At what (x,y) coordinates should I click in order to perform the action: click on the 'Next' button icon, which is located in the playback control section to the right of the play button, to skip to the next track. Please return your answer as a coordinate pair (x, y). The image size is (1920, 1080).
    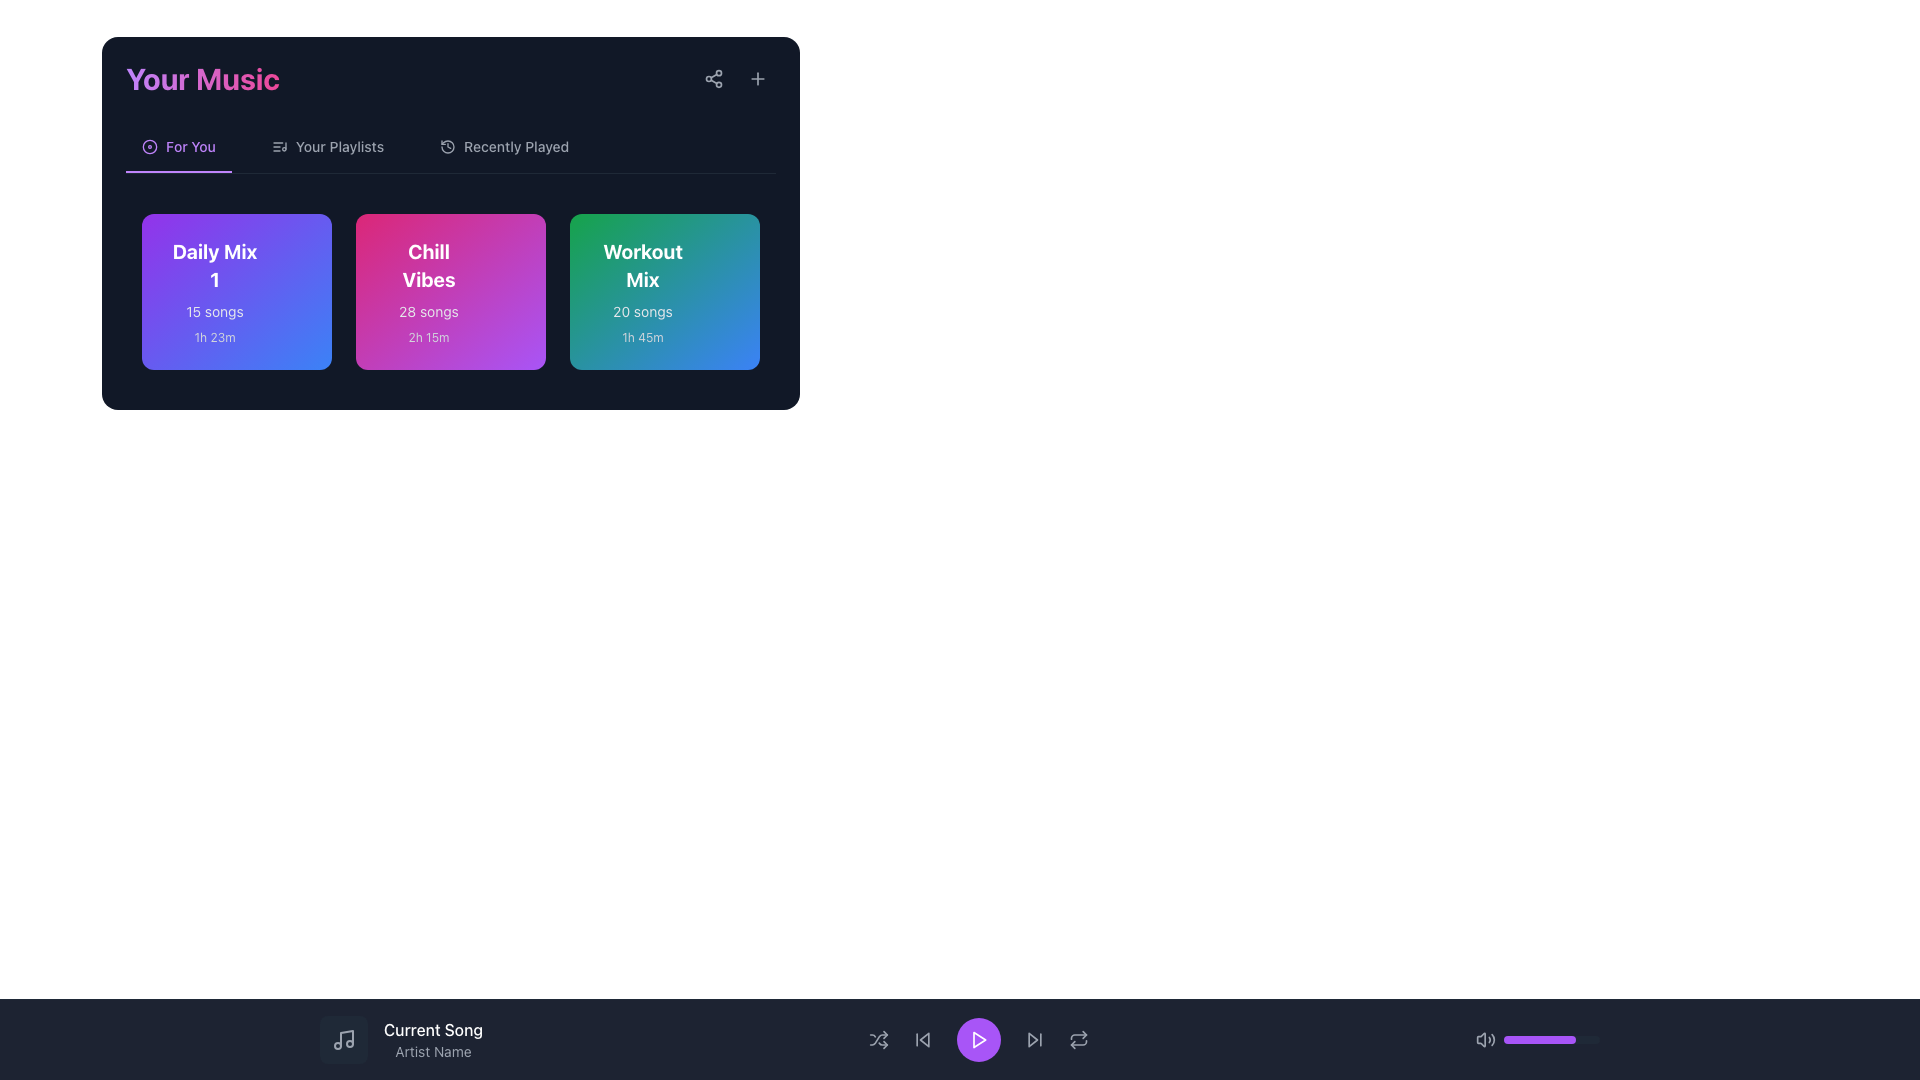
    Looking at the image, I should click on (1033, 1039).